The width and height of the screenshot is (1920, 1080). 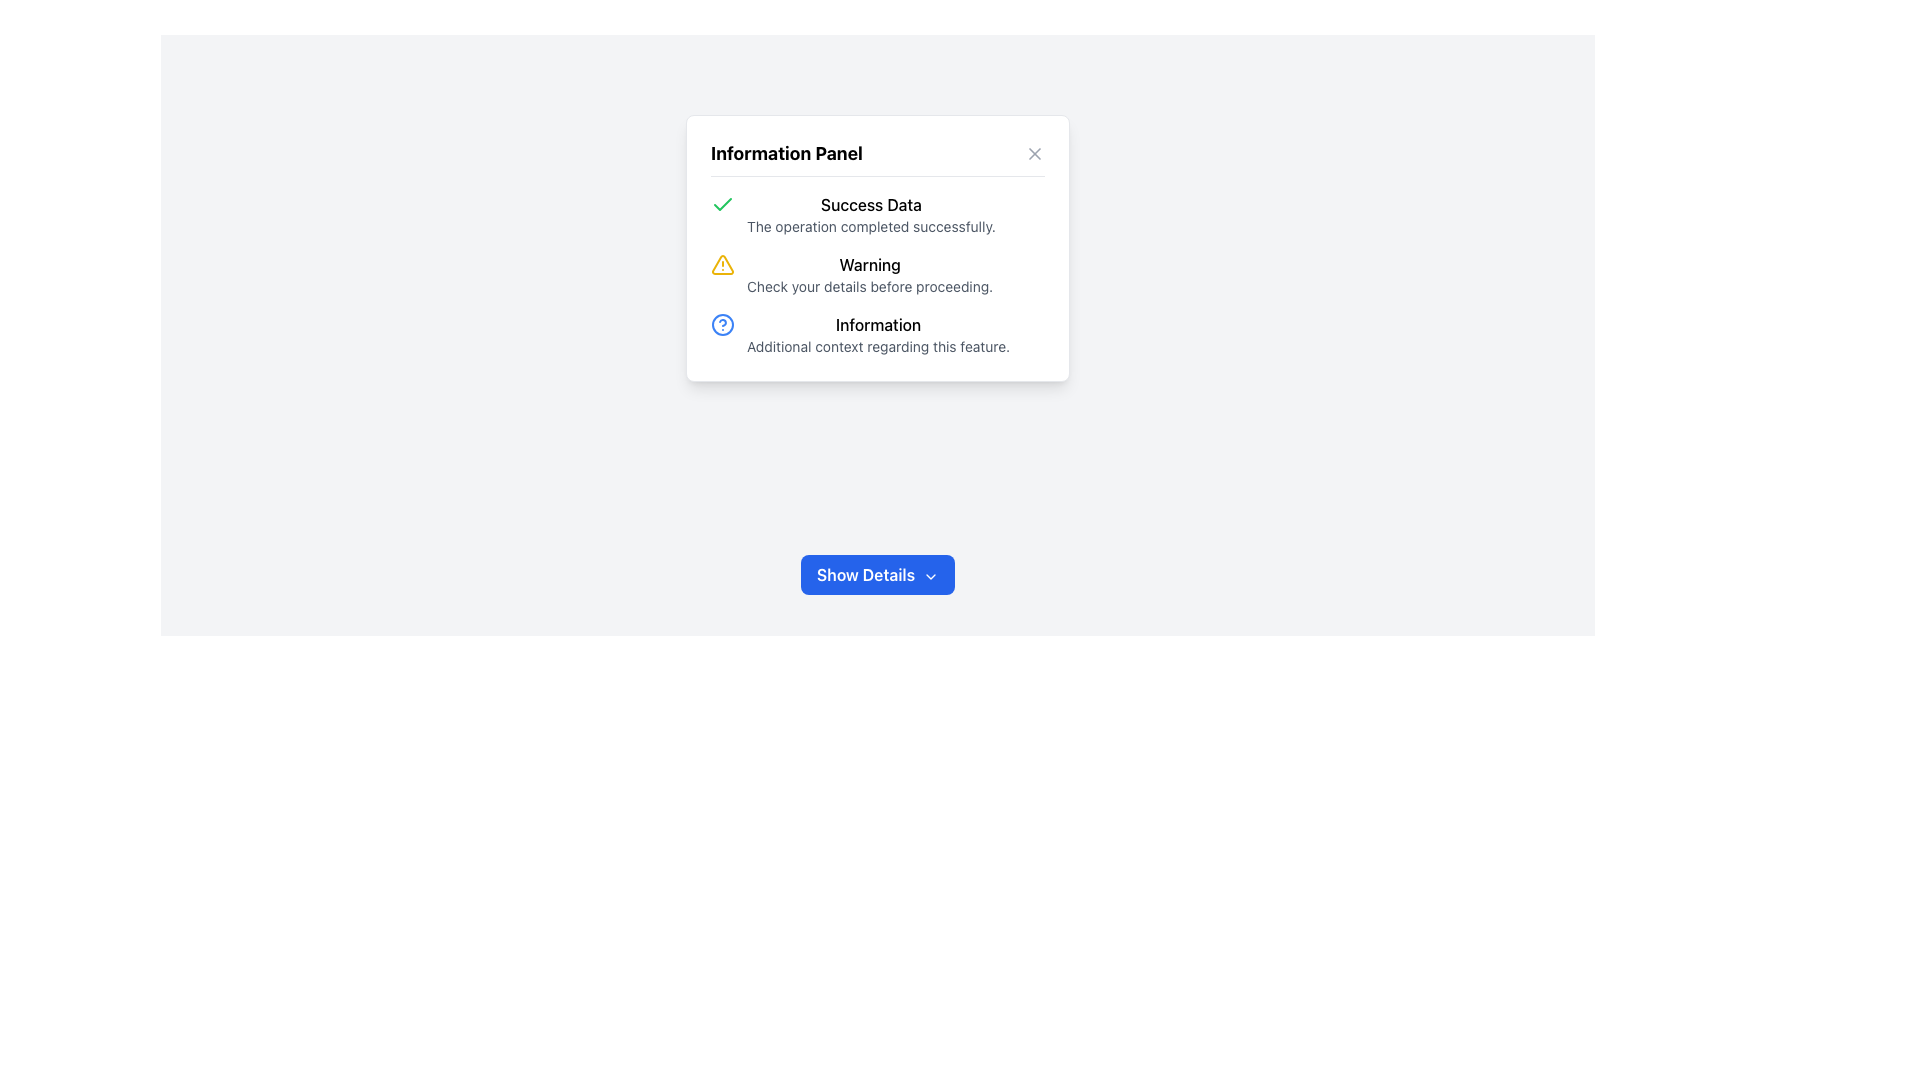 What do you see at coordinates (1035, 153) in the screenshot?
I see `the 'X' icon button located in the top right-hand corner of the 'Information Panel'` at bounding box center [1035, 153].